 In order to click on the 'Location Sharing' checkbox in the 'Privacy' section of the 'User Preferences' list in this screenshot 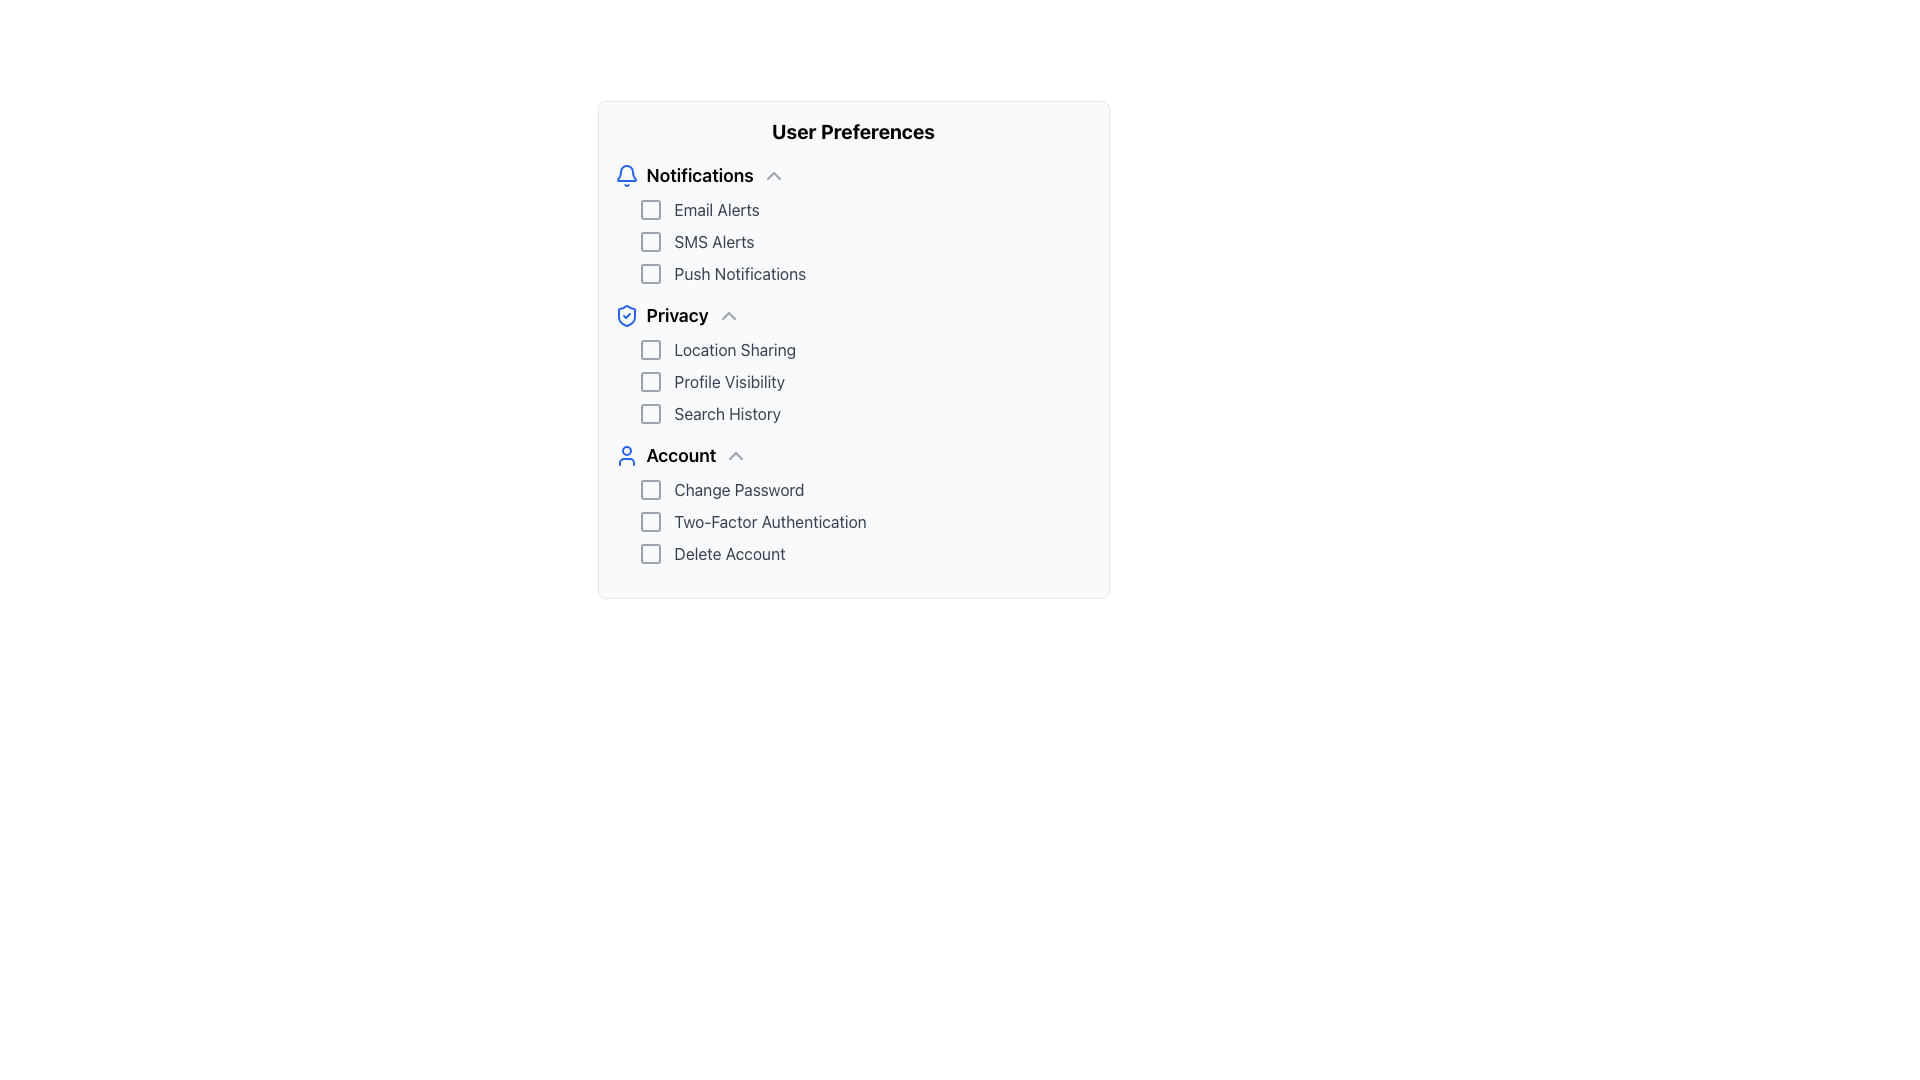, I will do `click(650, 349)`.